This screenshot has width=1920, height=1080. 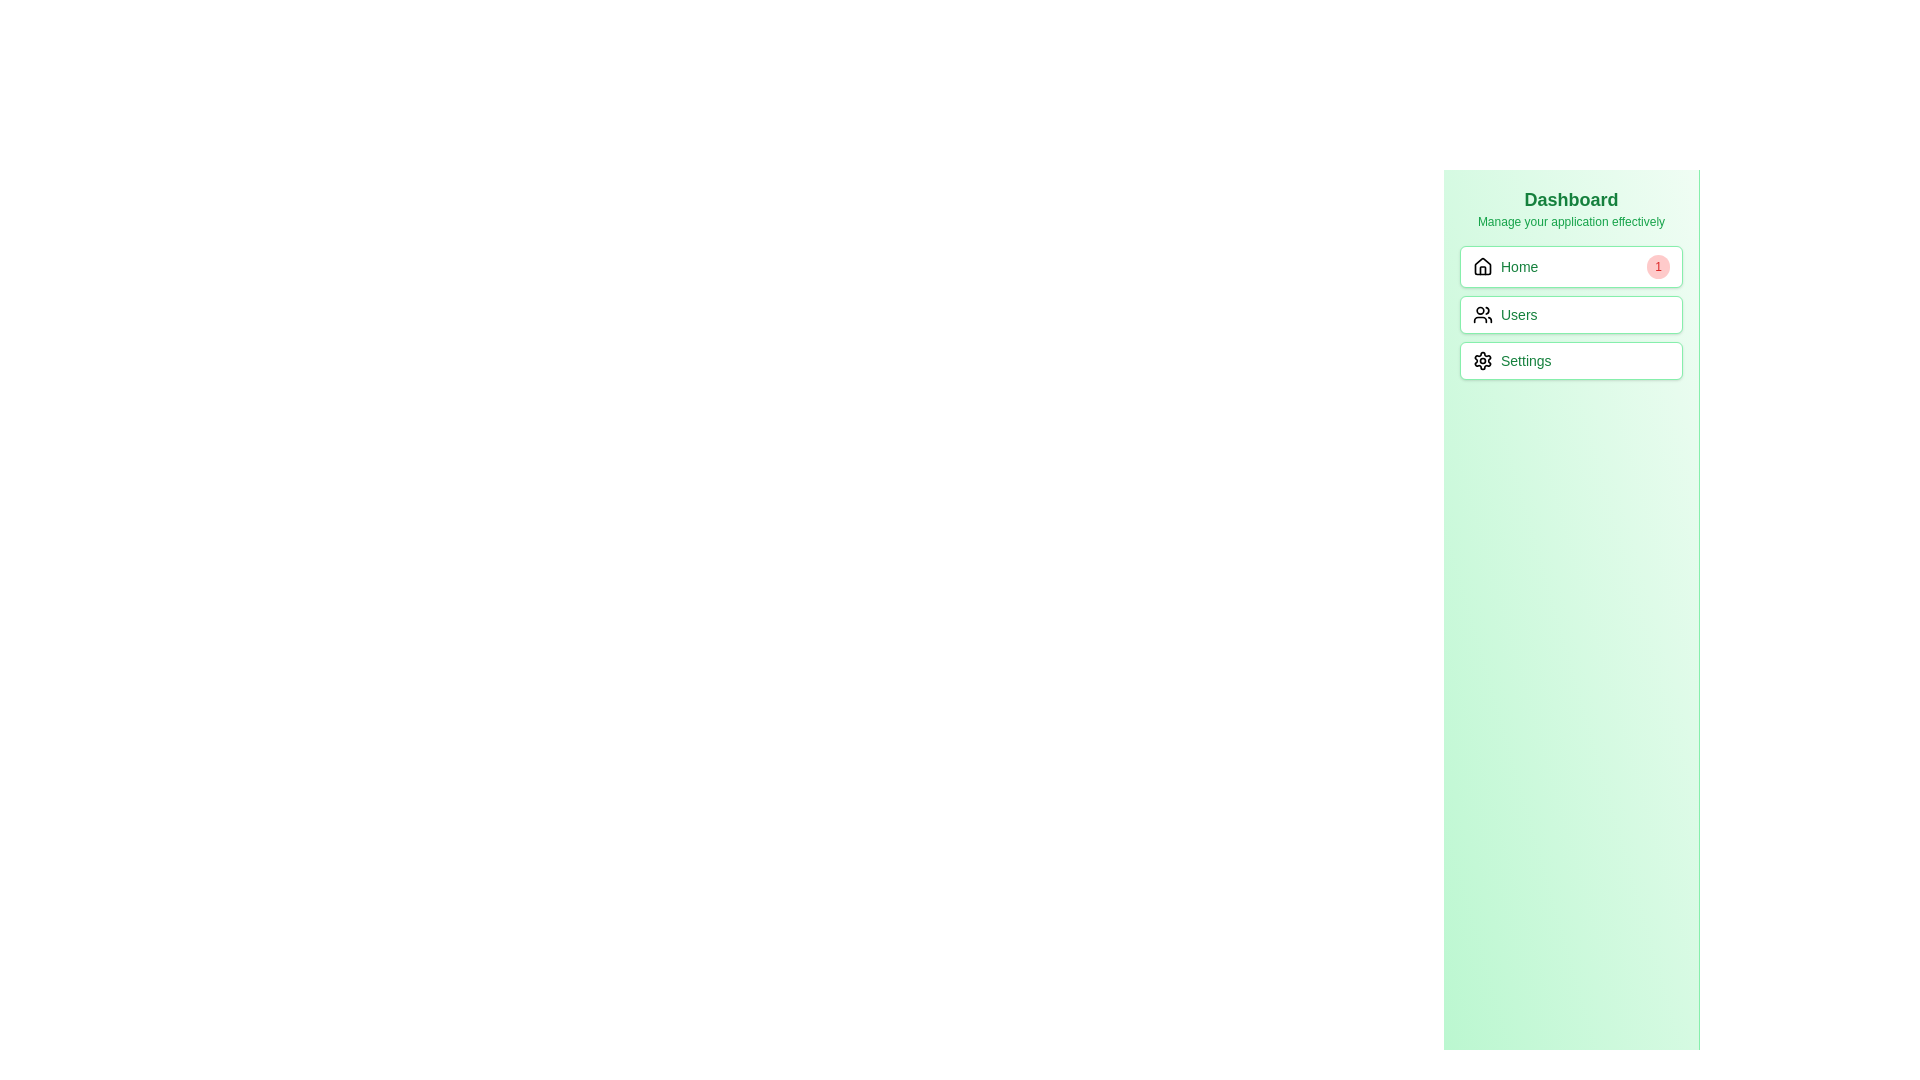 What do you see at coordinates (1483, 315) in the screenshot?
I see `the button labeled 'Users' which contains the icon representing 'Users' for managing or viewing users in the application` at bounding box center [1483, 315].